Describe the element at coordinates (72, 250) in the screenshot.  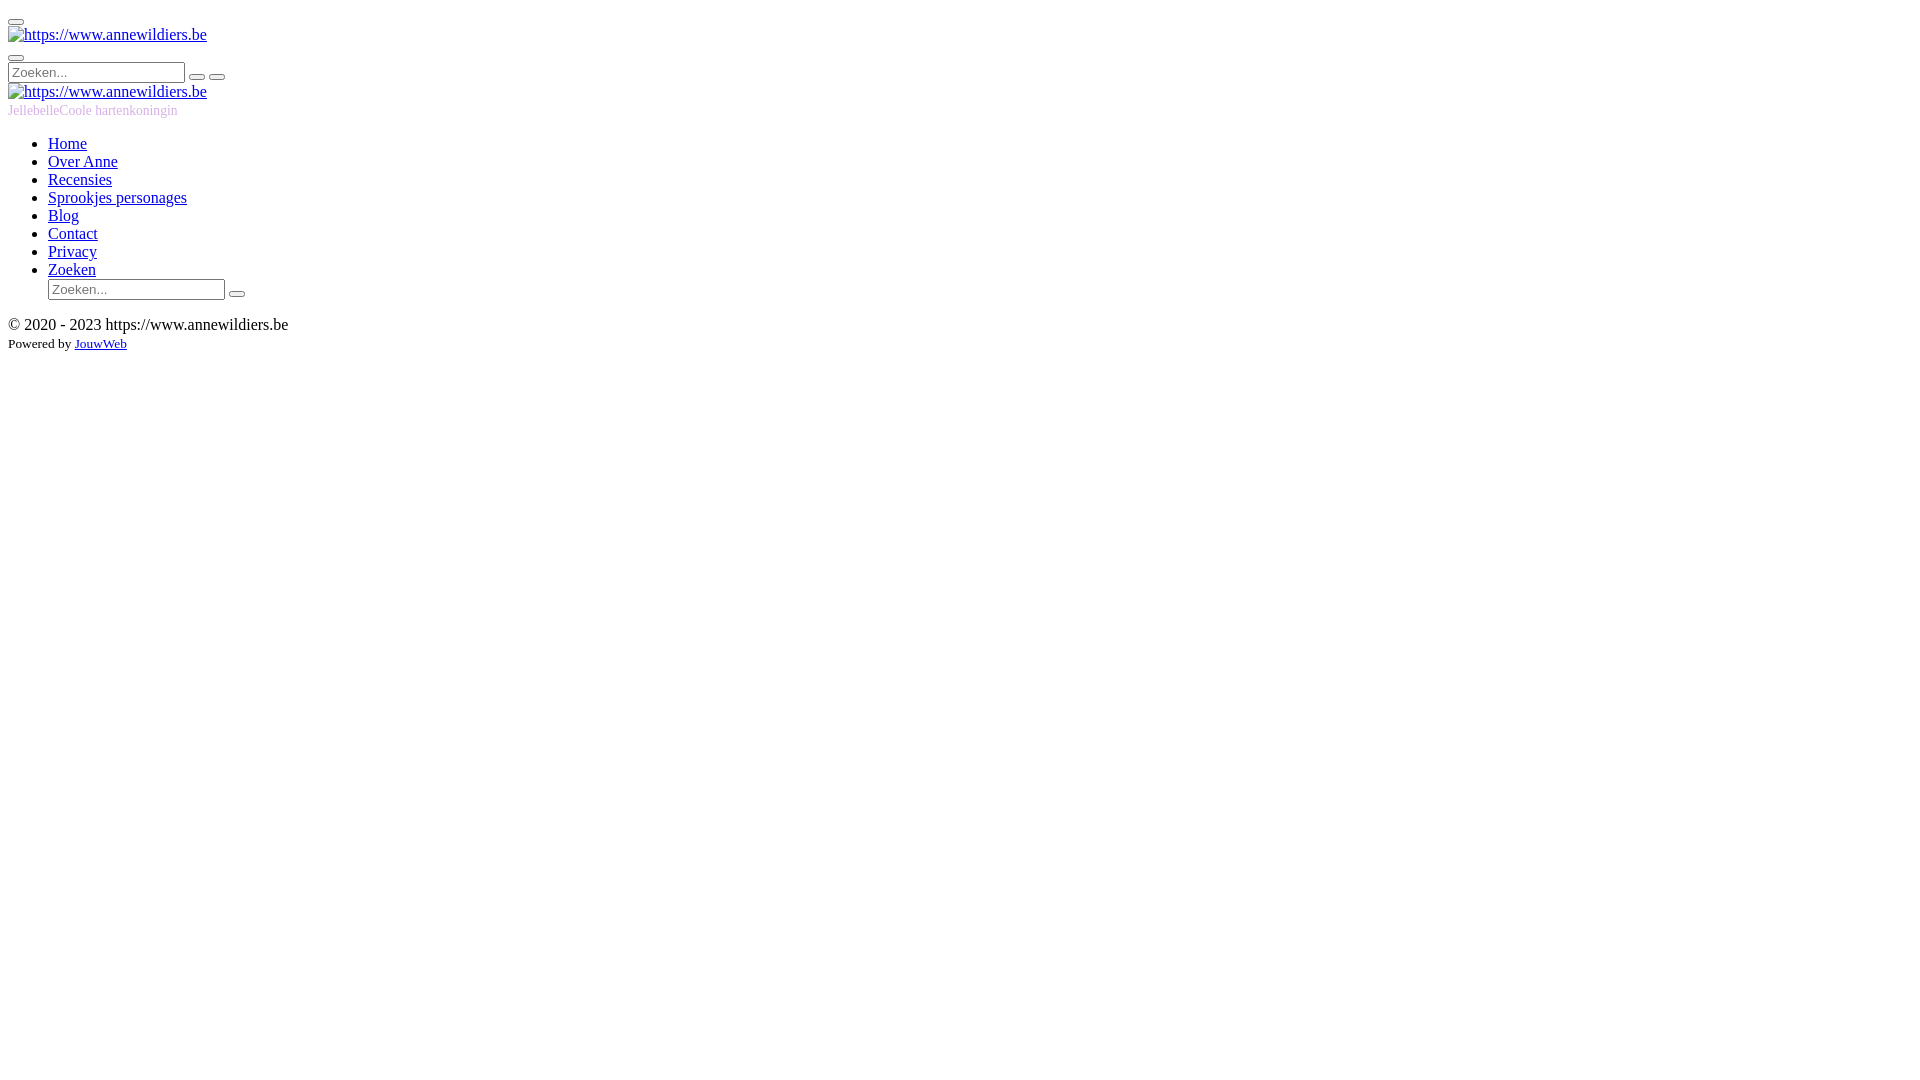
I see `'Privacy'` at that location.